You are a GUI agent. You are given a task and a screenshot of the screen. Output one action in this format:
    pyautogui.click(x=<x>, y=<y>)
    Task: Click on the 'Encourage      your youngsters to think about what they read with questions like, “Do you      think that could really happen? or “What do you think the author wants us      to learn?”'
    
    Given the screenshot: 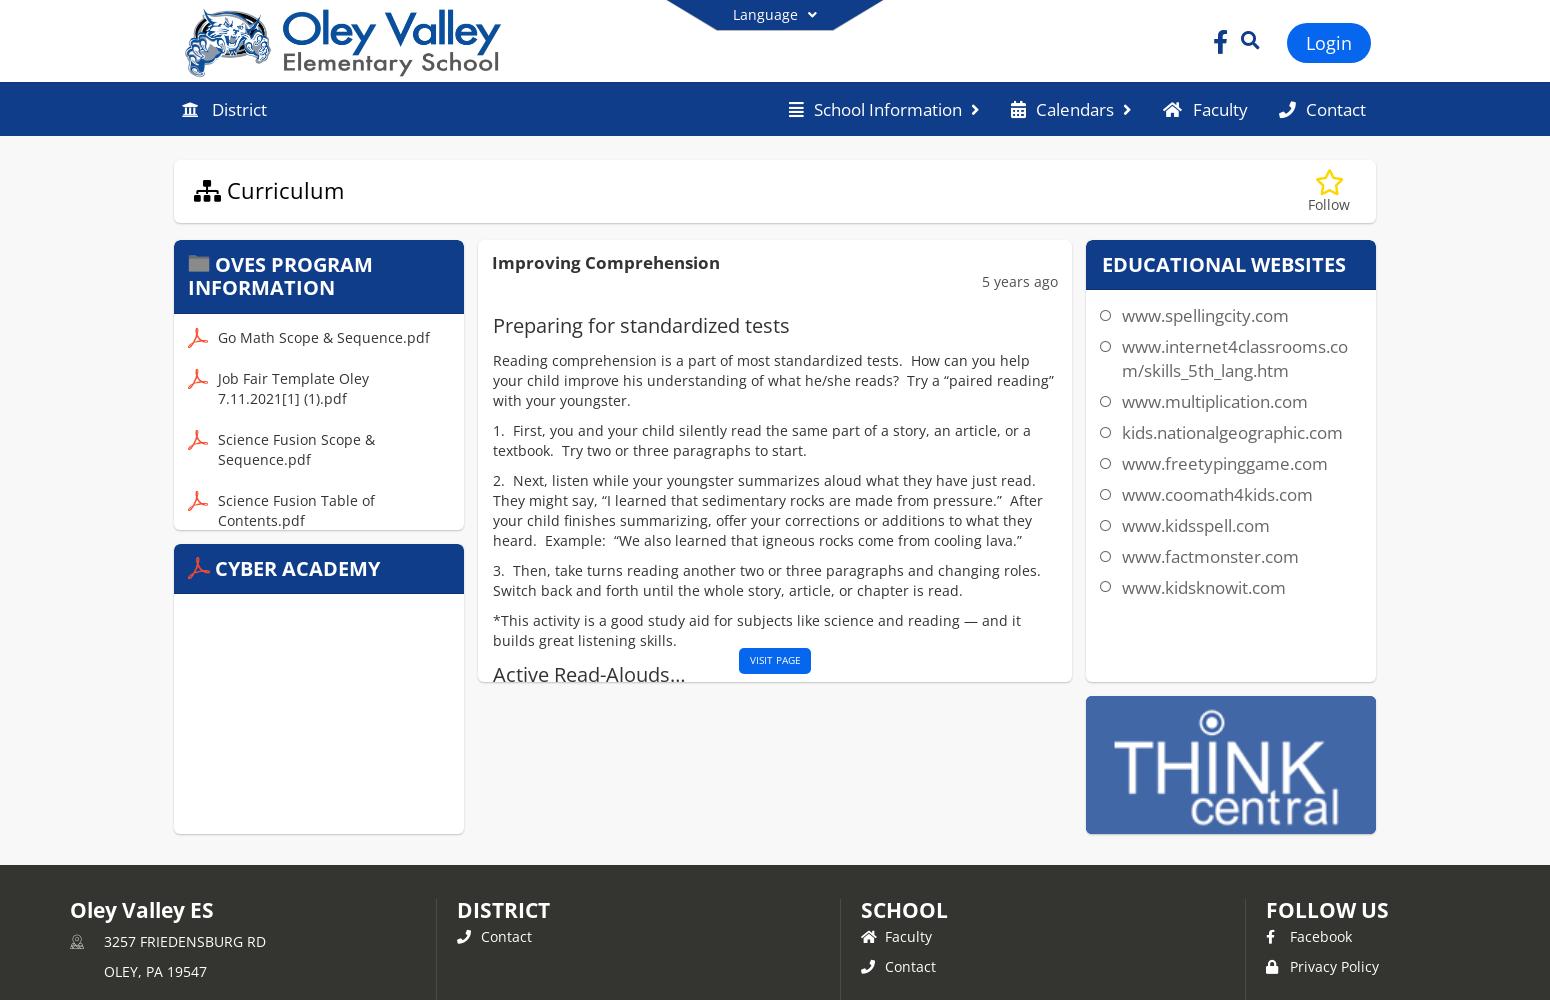 What is the action you would take?
    pyautogui.click(x=791, y=837)
    